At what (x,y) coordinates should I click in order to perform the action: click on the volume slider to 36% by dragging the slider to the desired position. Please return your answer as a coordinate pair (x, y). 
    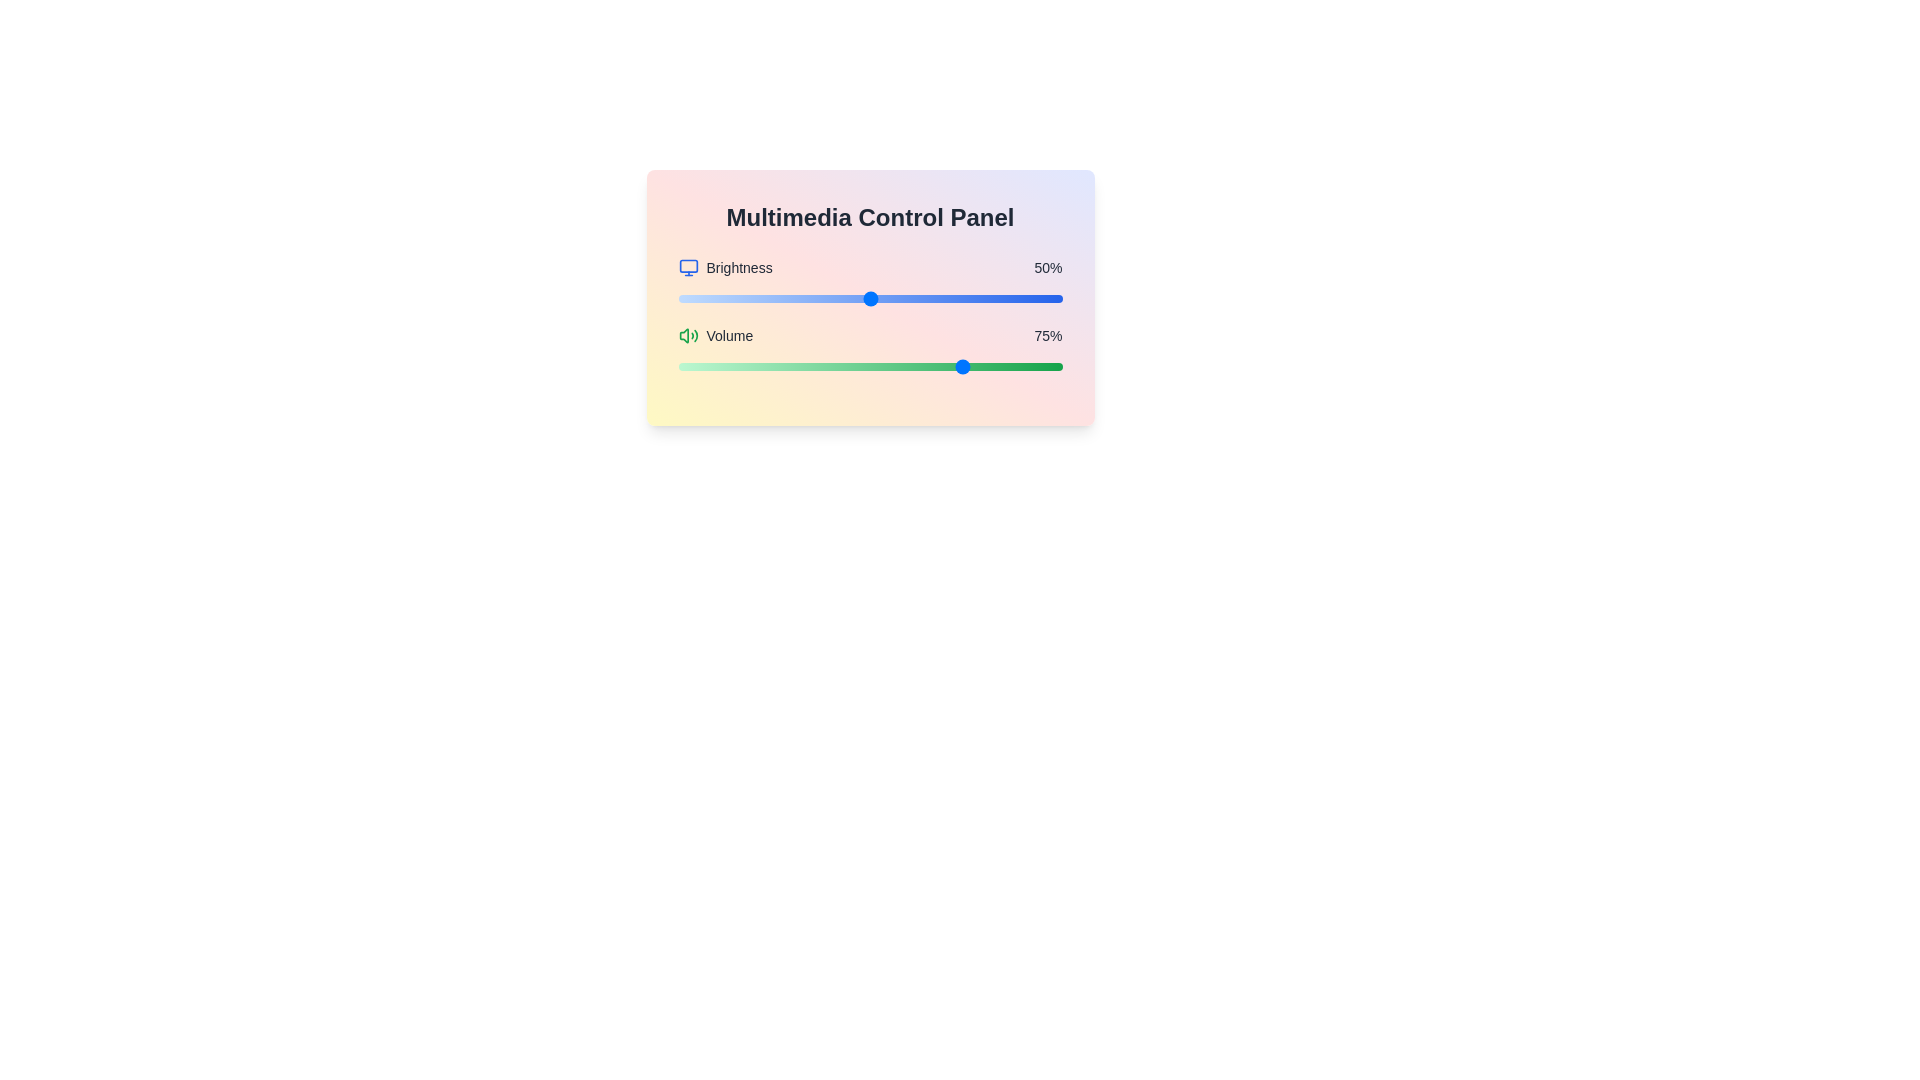
    Looking at the image, I should click on (816, 366).